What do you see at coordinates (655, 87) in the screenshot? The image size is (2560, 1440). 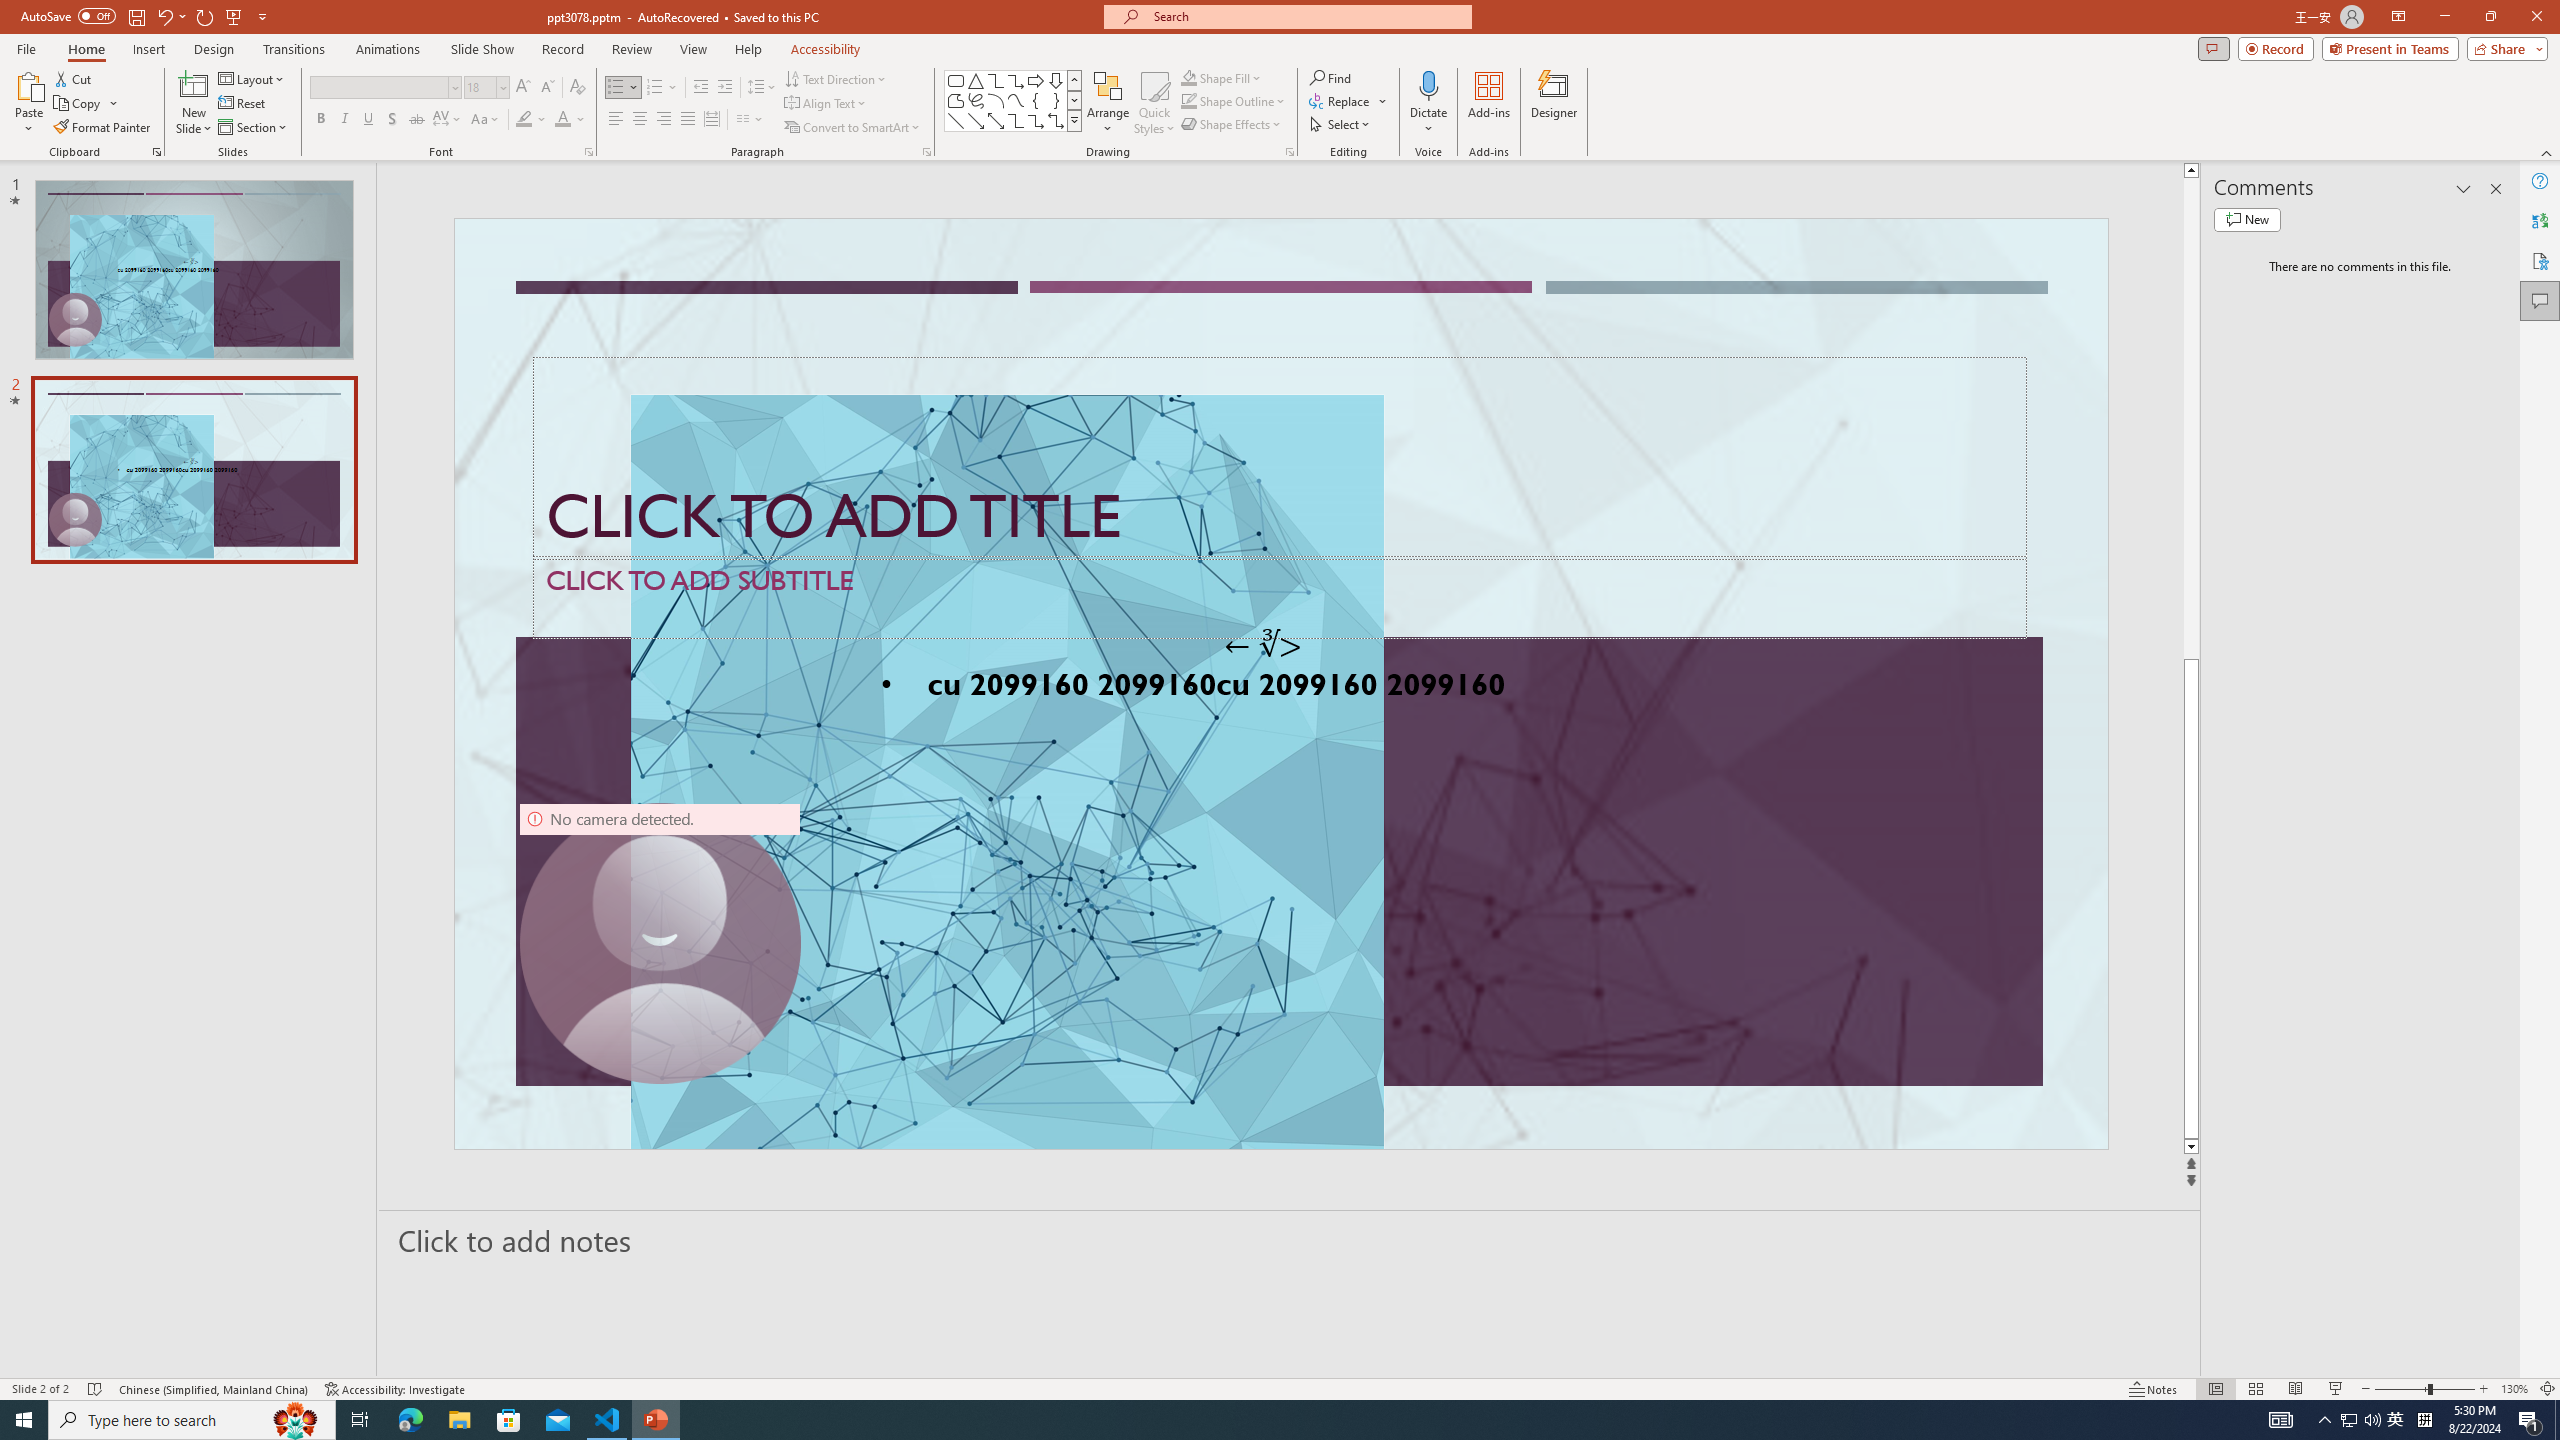 I see `'Numbering'` at bounding box center [655, 87].